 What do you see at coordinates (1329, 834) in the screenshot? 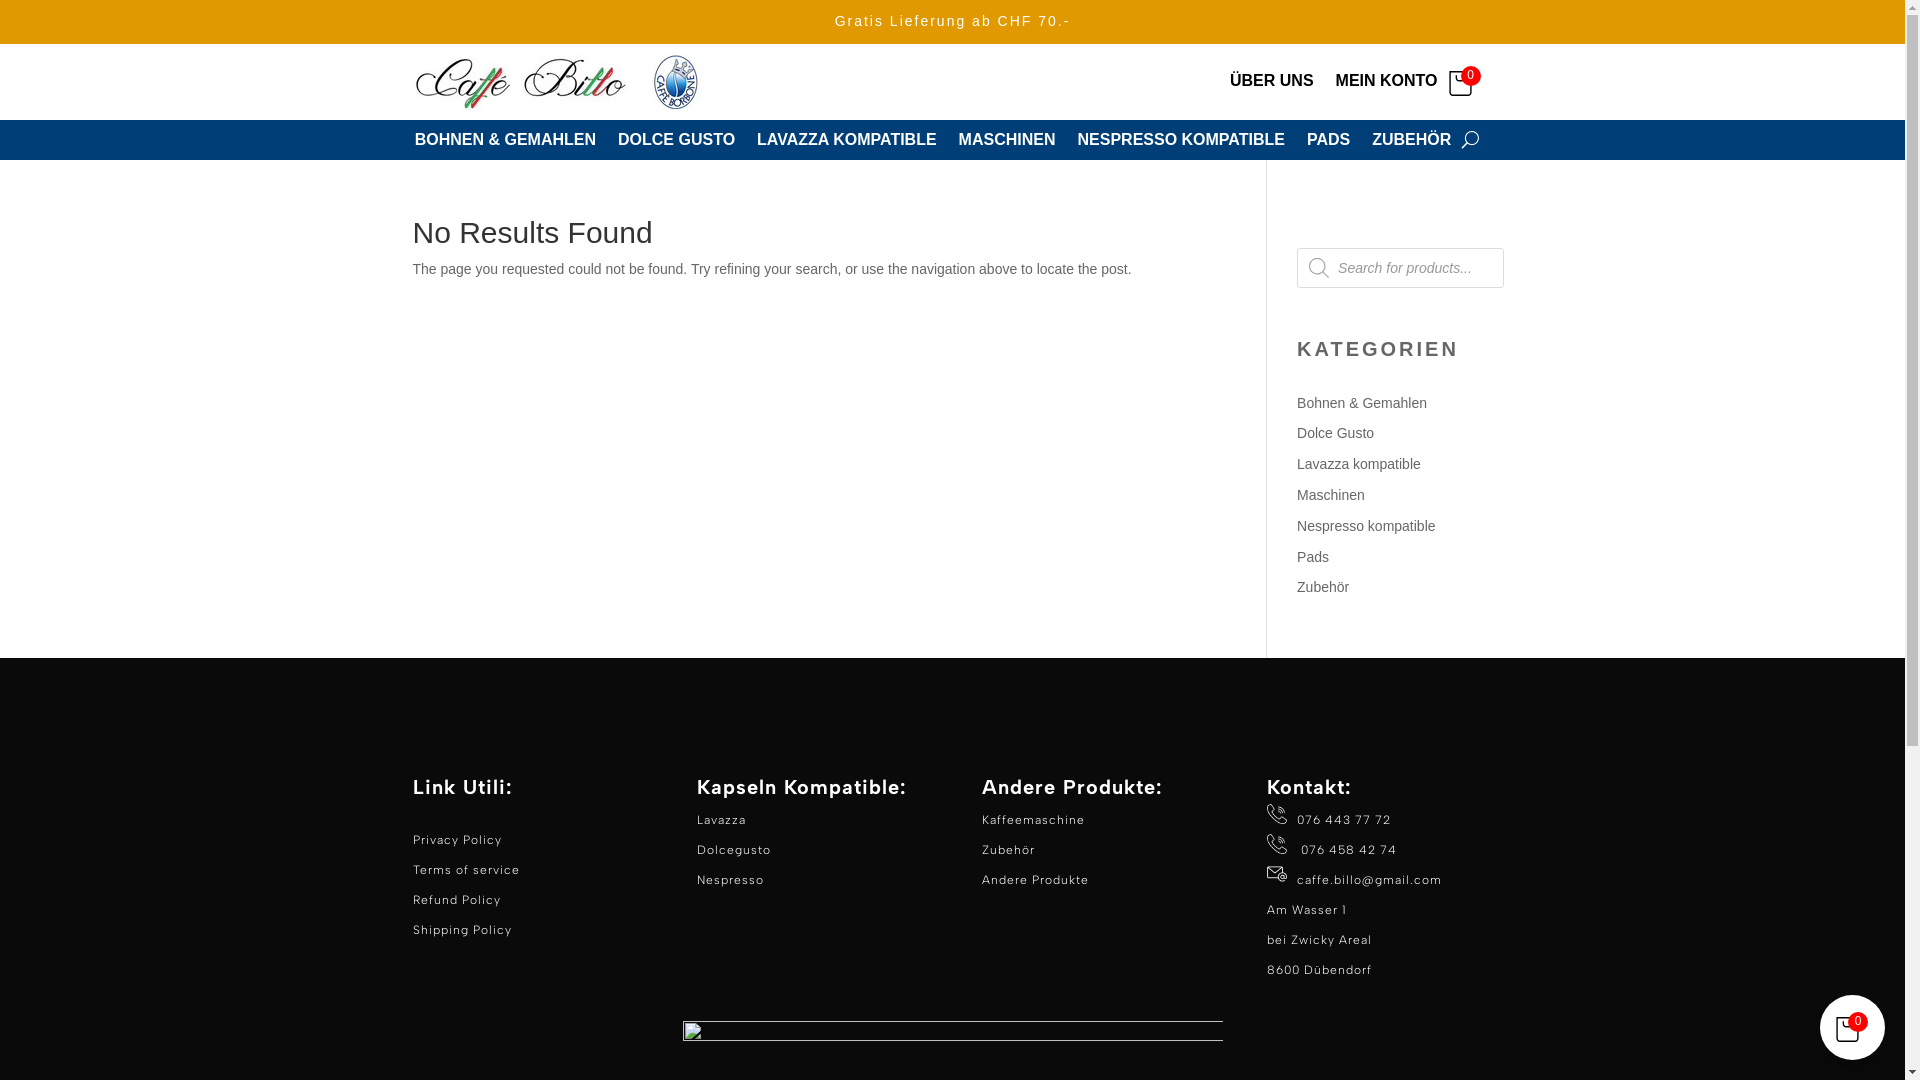
I see `'076 443 77 72'` at bounding box center [1329, 834].